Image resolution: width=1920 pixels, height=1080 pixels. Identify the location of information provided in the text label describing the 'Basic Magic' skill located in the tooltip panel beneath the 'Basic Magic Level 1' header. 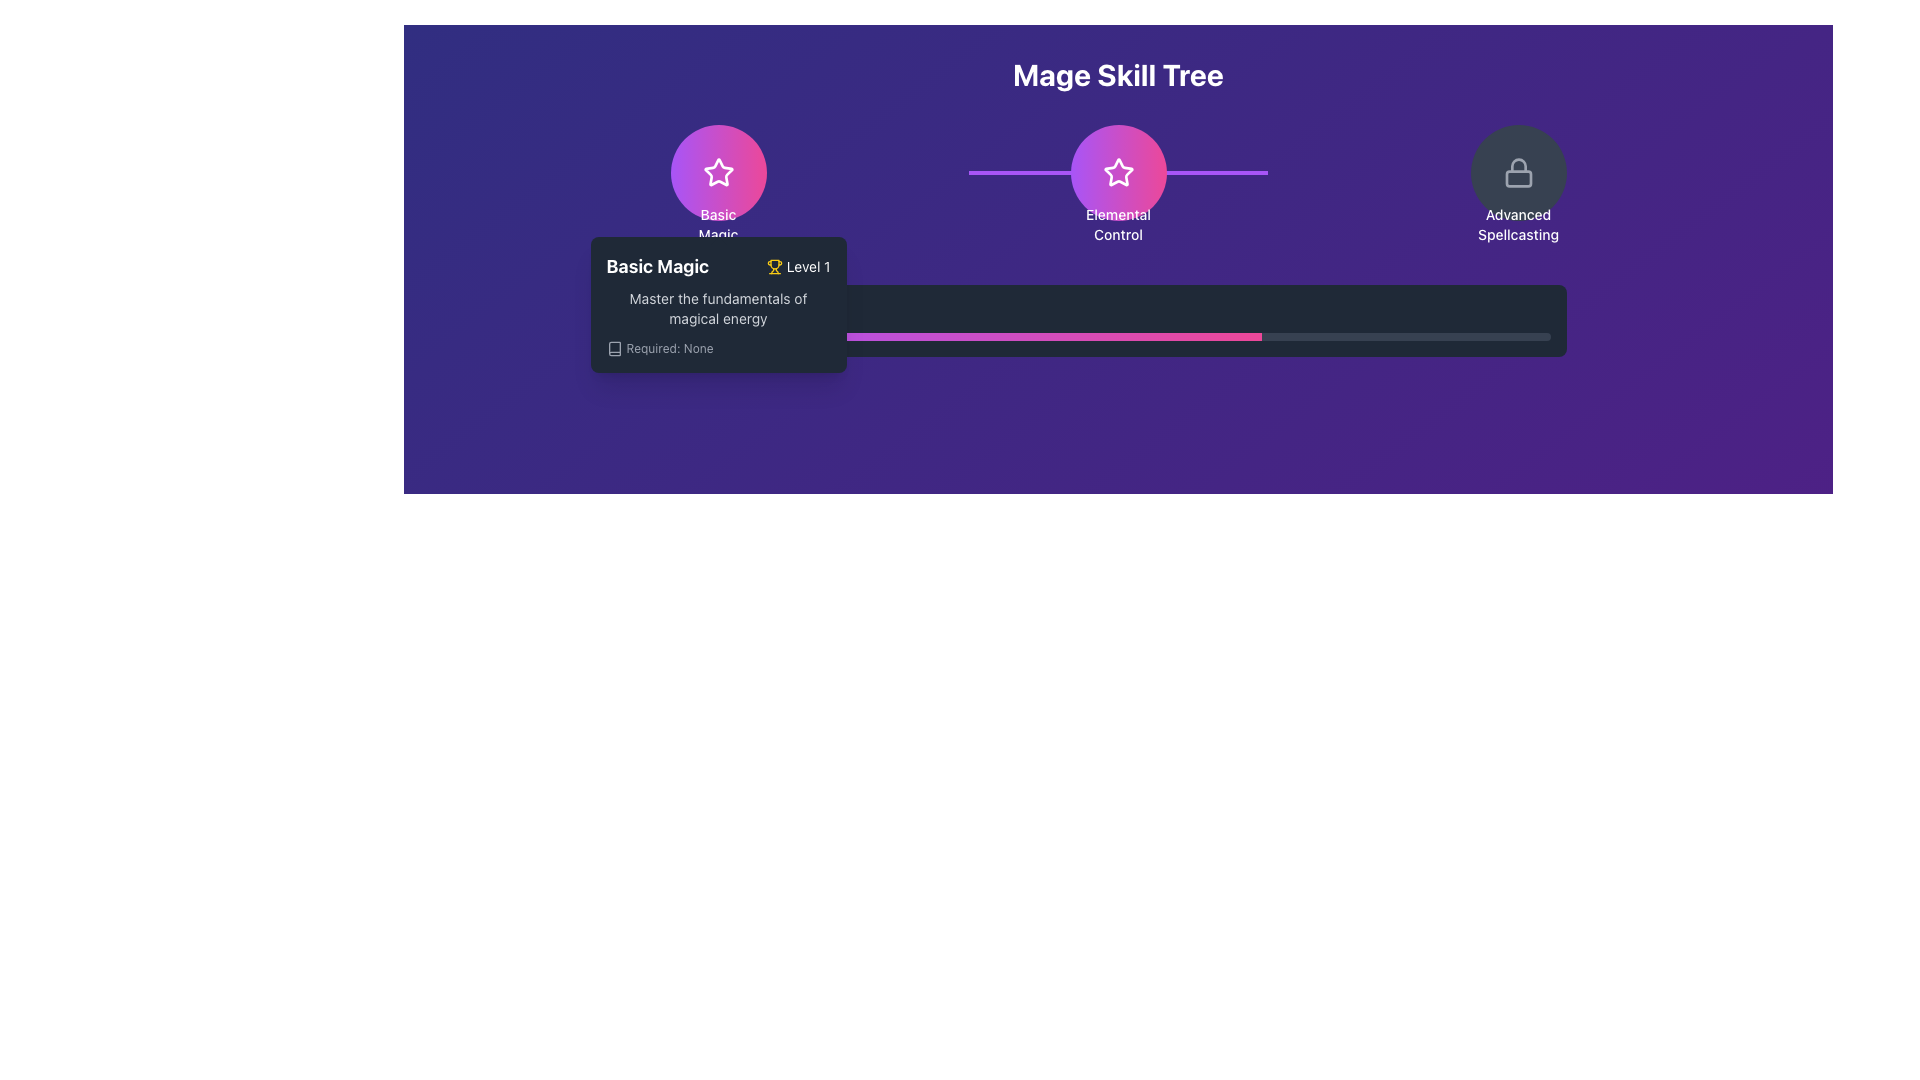
(718, 308).